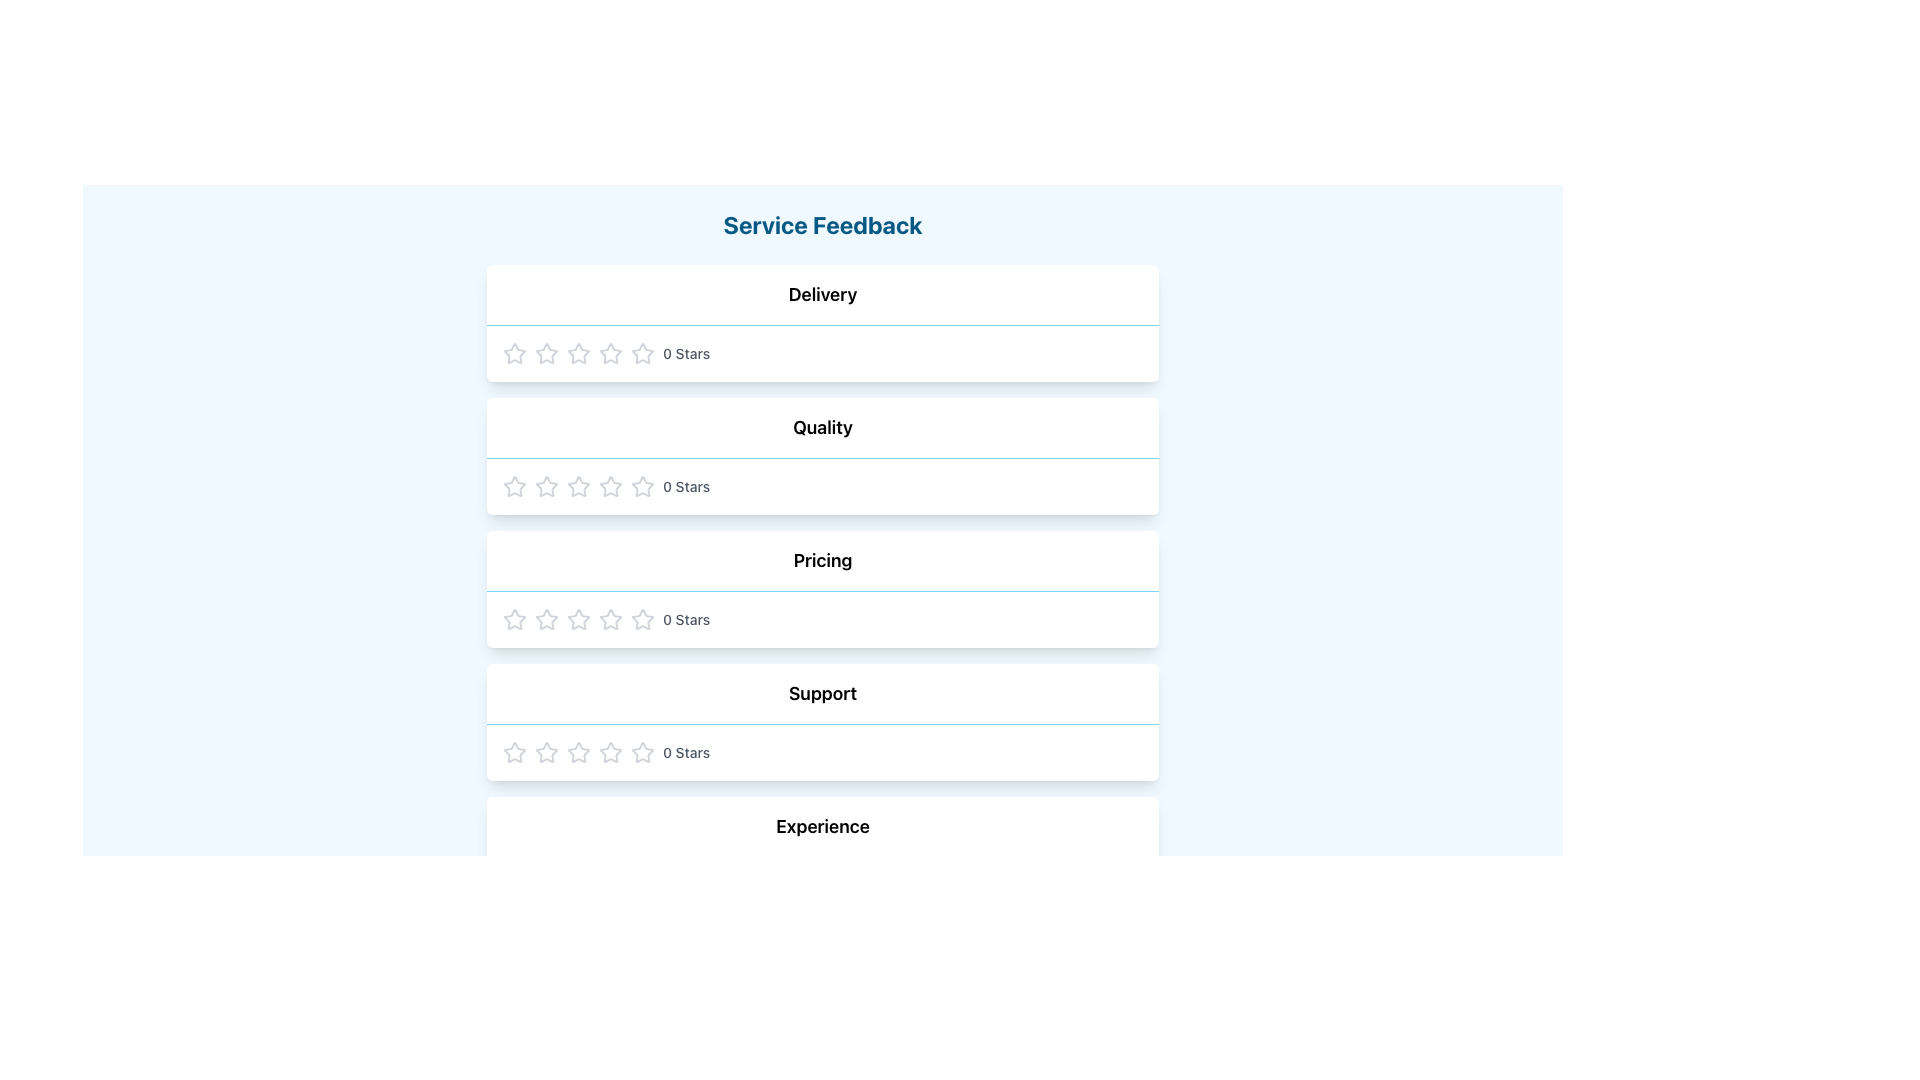 The image size is (1920, 1080). I want to click on the static text label displaying '0 Stars', which is styled with a small font size and medium weight, located next to the five gray star icons in the 'Pricing' row of feedback categories to observe any tooltips, so click(686, 619).